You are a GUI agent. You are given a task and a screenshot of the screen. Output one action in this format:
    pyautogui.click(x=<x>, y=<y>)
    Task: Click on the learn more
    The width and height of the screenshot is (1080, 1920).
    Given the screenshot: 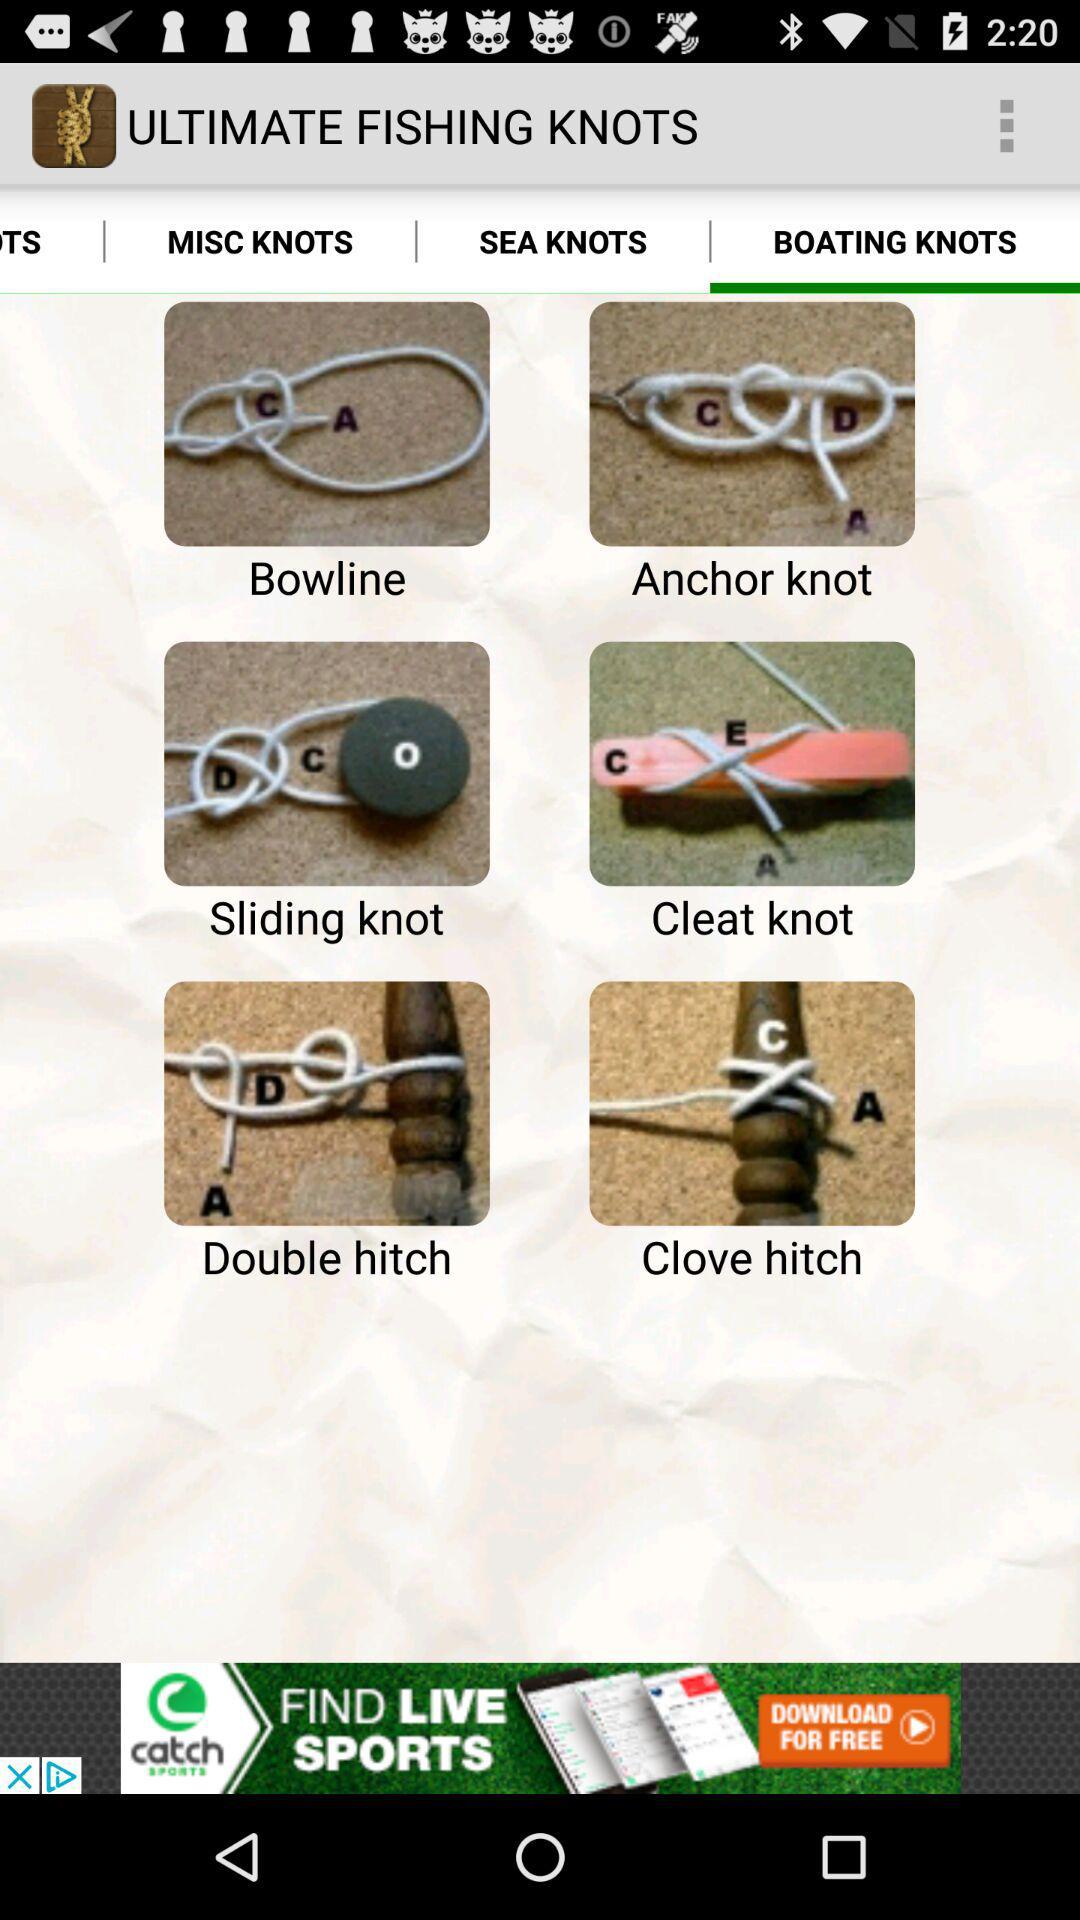 What is the action you would take?
    pyautogui.click(x=752, y=762)
    